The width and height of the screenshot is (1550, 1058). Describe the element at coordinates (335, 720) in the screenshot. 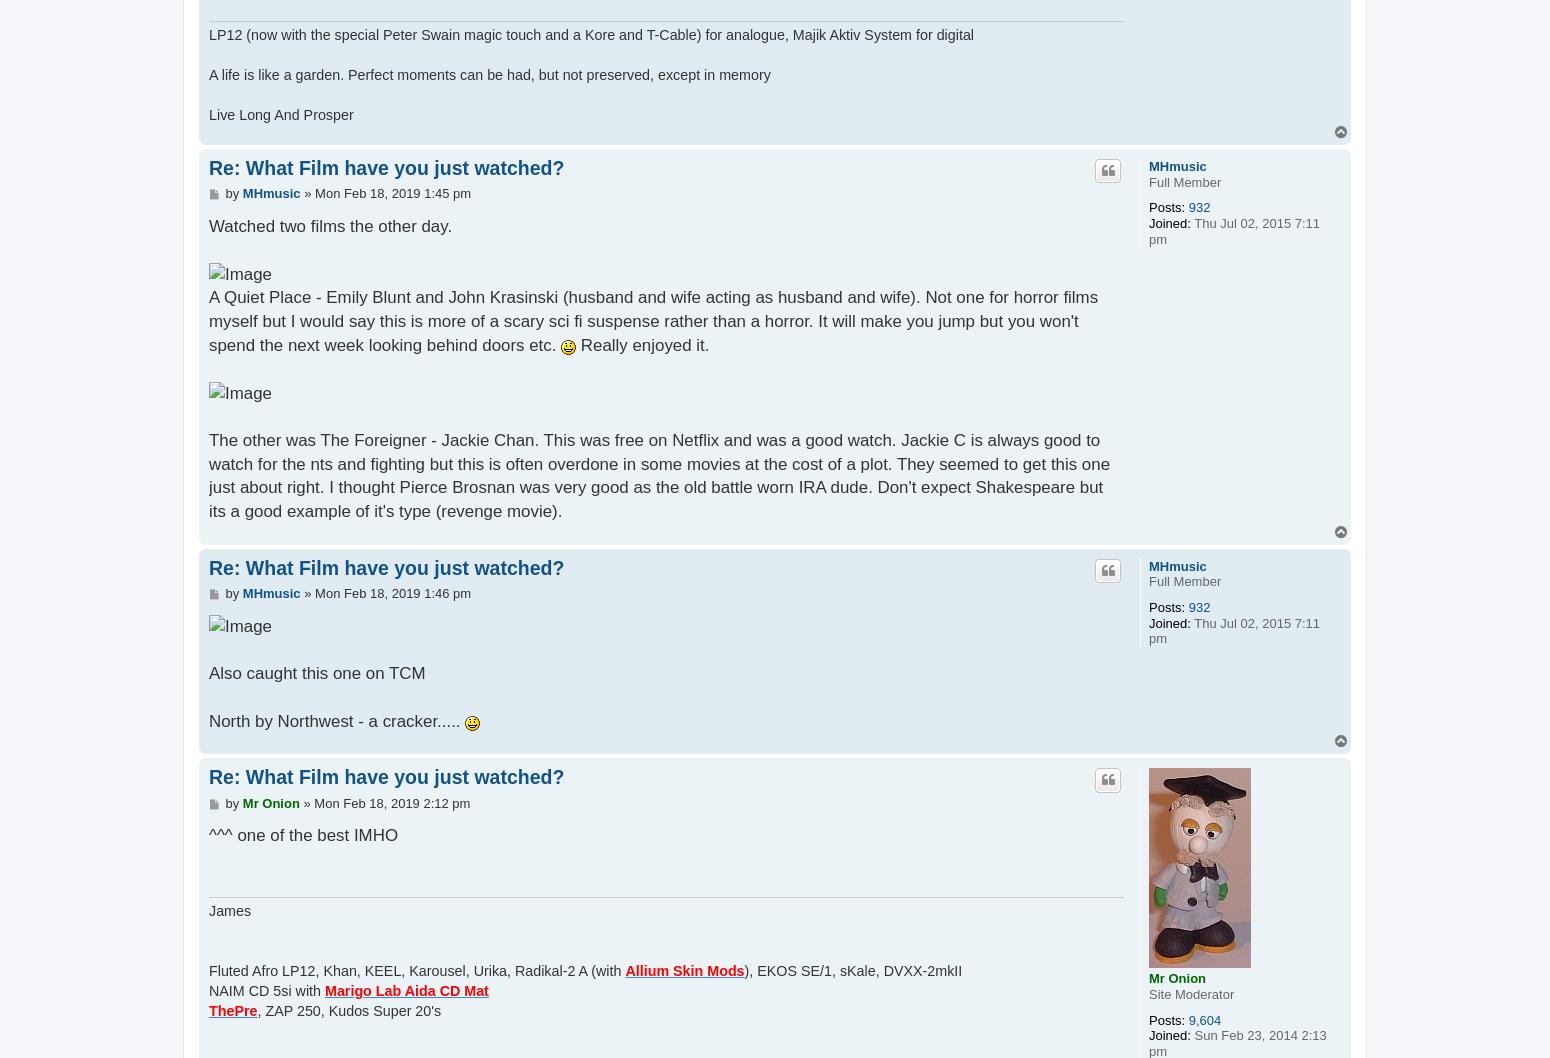

I see `'North by Northwest - a cracker.....'` at that location.